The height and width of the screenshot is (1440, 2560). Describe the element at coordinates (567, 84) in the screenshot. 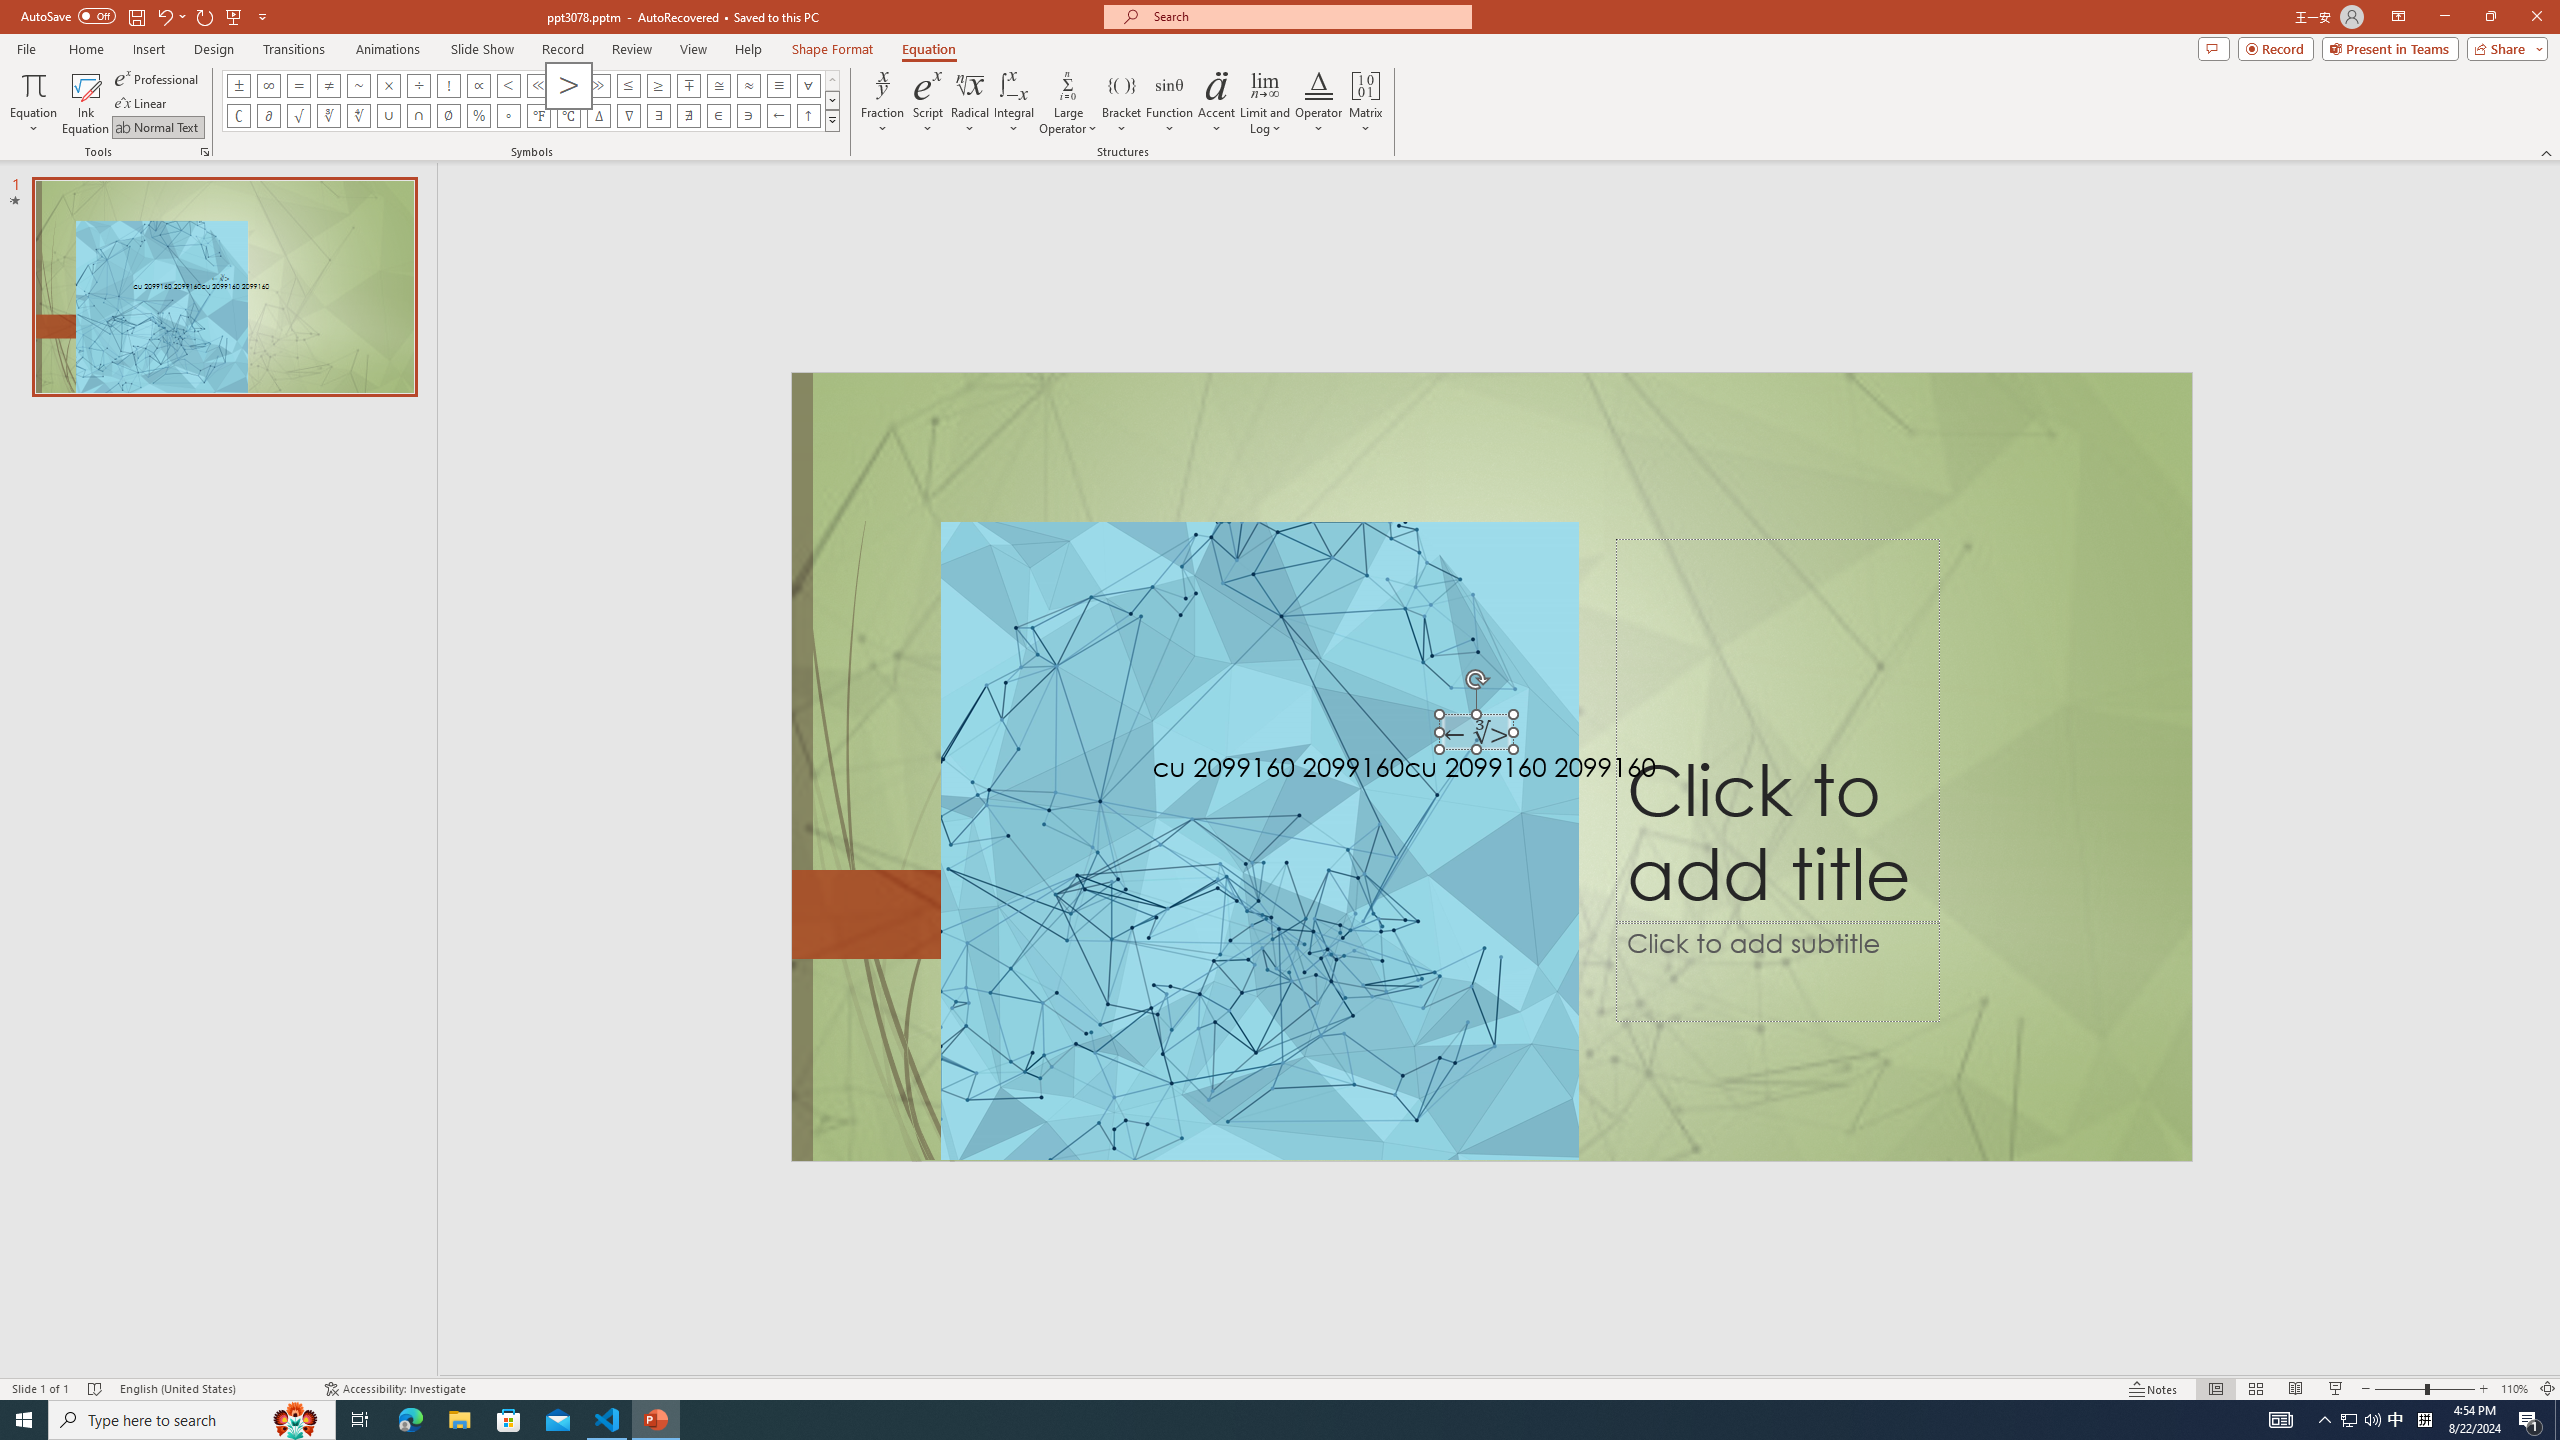

I see `'Equation Symbol Greater Than'` at that location.